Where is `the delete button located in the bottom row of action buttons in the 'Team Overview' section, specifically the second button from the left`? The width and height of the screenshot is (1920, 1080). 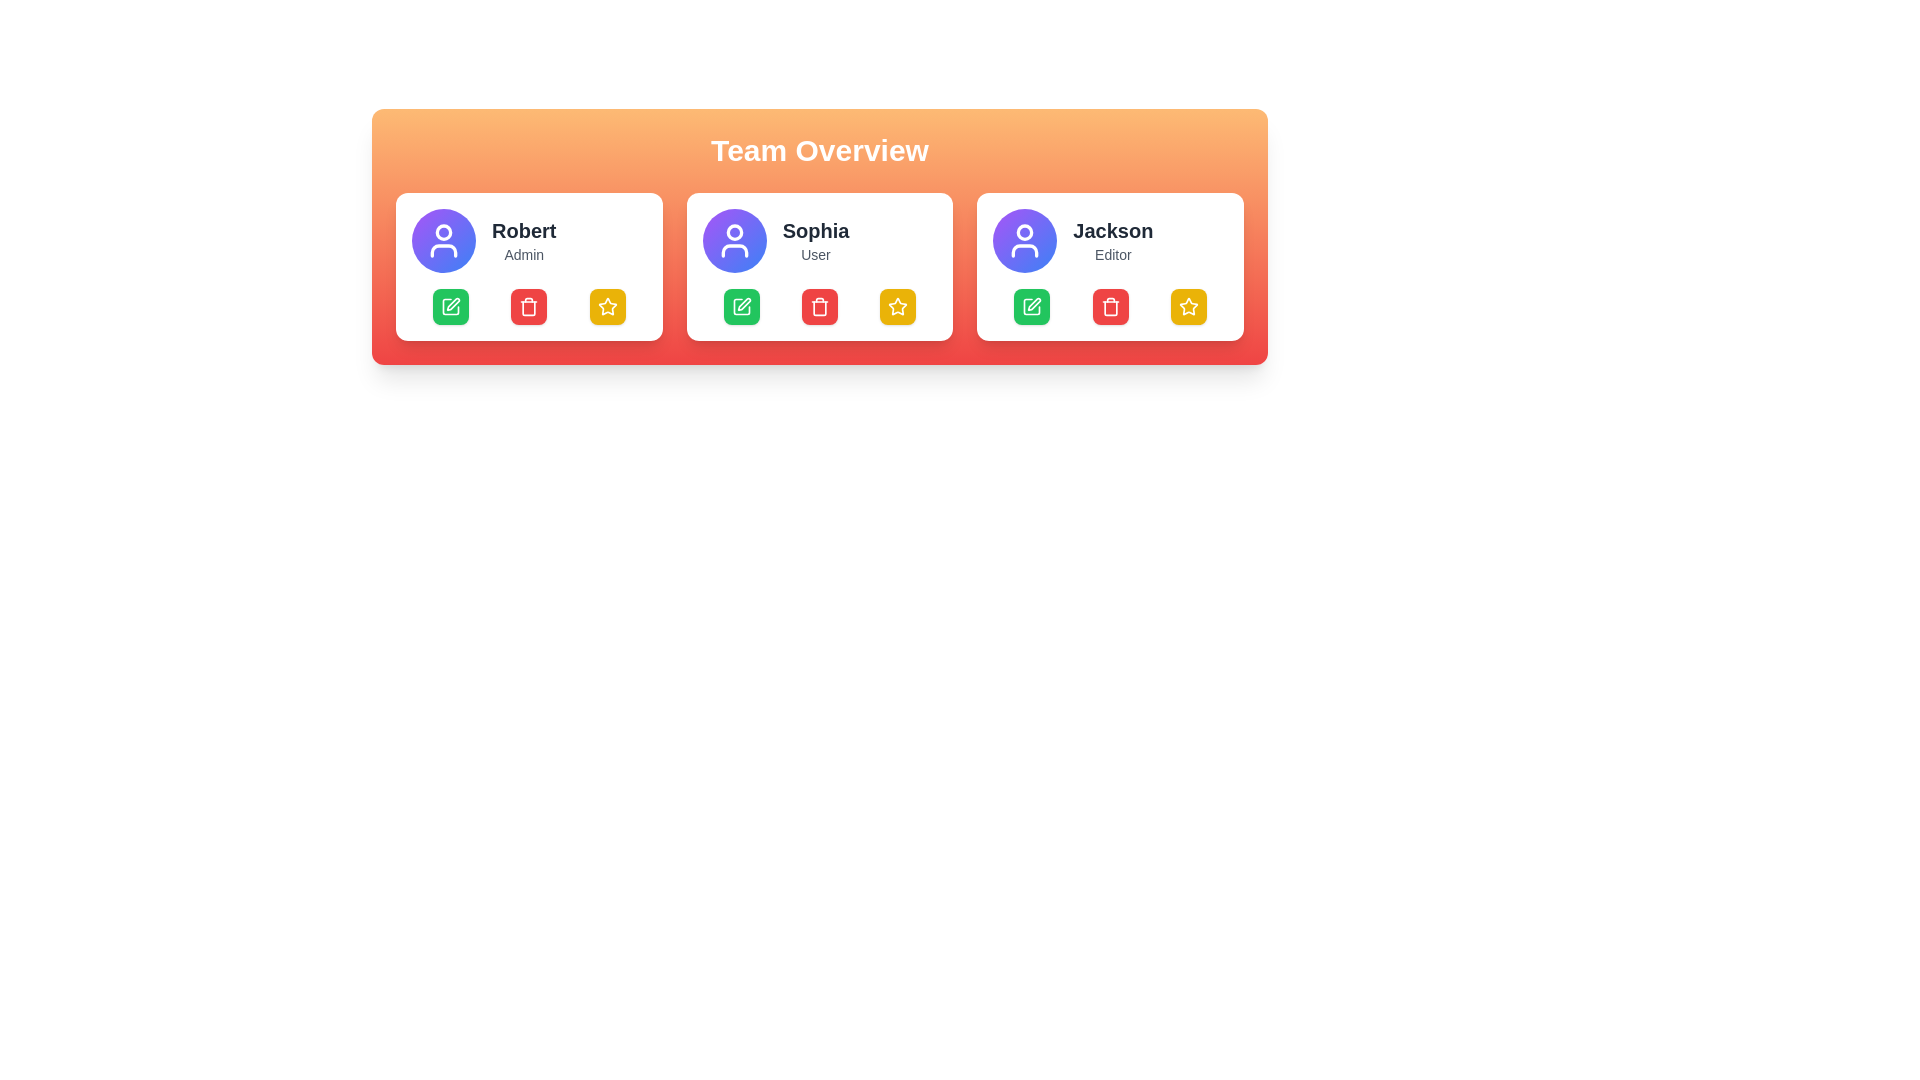 the delete button located in the bottom row of action buttons in the 'Team Overview' section, specifically the second button from the left is located at coordinates (529, 307).